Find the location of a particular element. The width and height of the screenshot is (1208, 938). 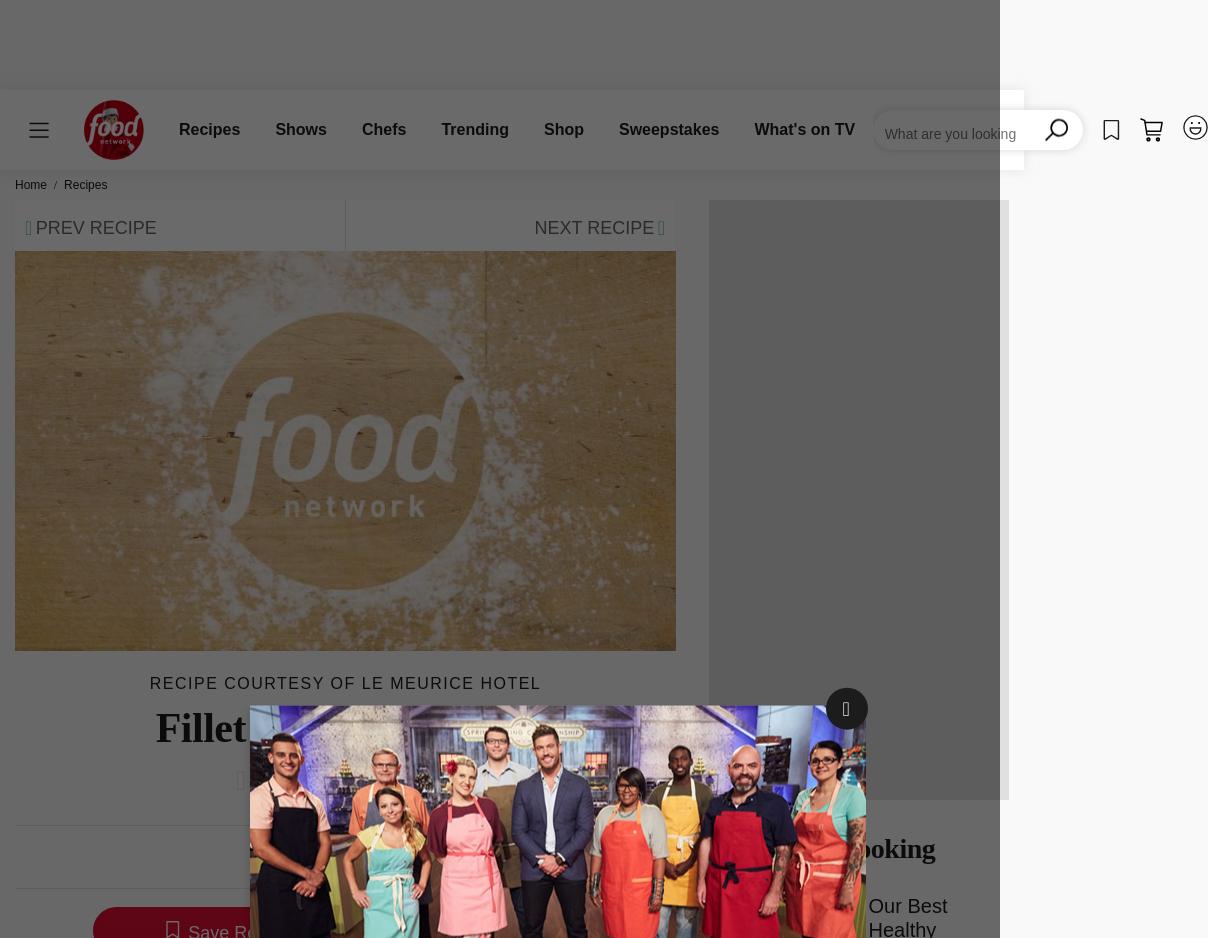

'Yield:' is located at coordinates (373, 858).